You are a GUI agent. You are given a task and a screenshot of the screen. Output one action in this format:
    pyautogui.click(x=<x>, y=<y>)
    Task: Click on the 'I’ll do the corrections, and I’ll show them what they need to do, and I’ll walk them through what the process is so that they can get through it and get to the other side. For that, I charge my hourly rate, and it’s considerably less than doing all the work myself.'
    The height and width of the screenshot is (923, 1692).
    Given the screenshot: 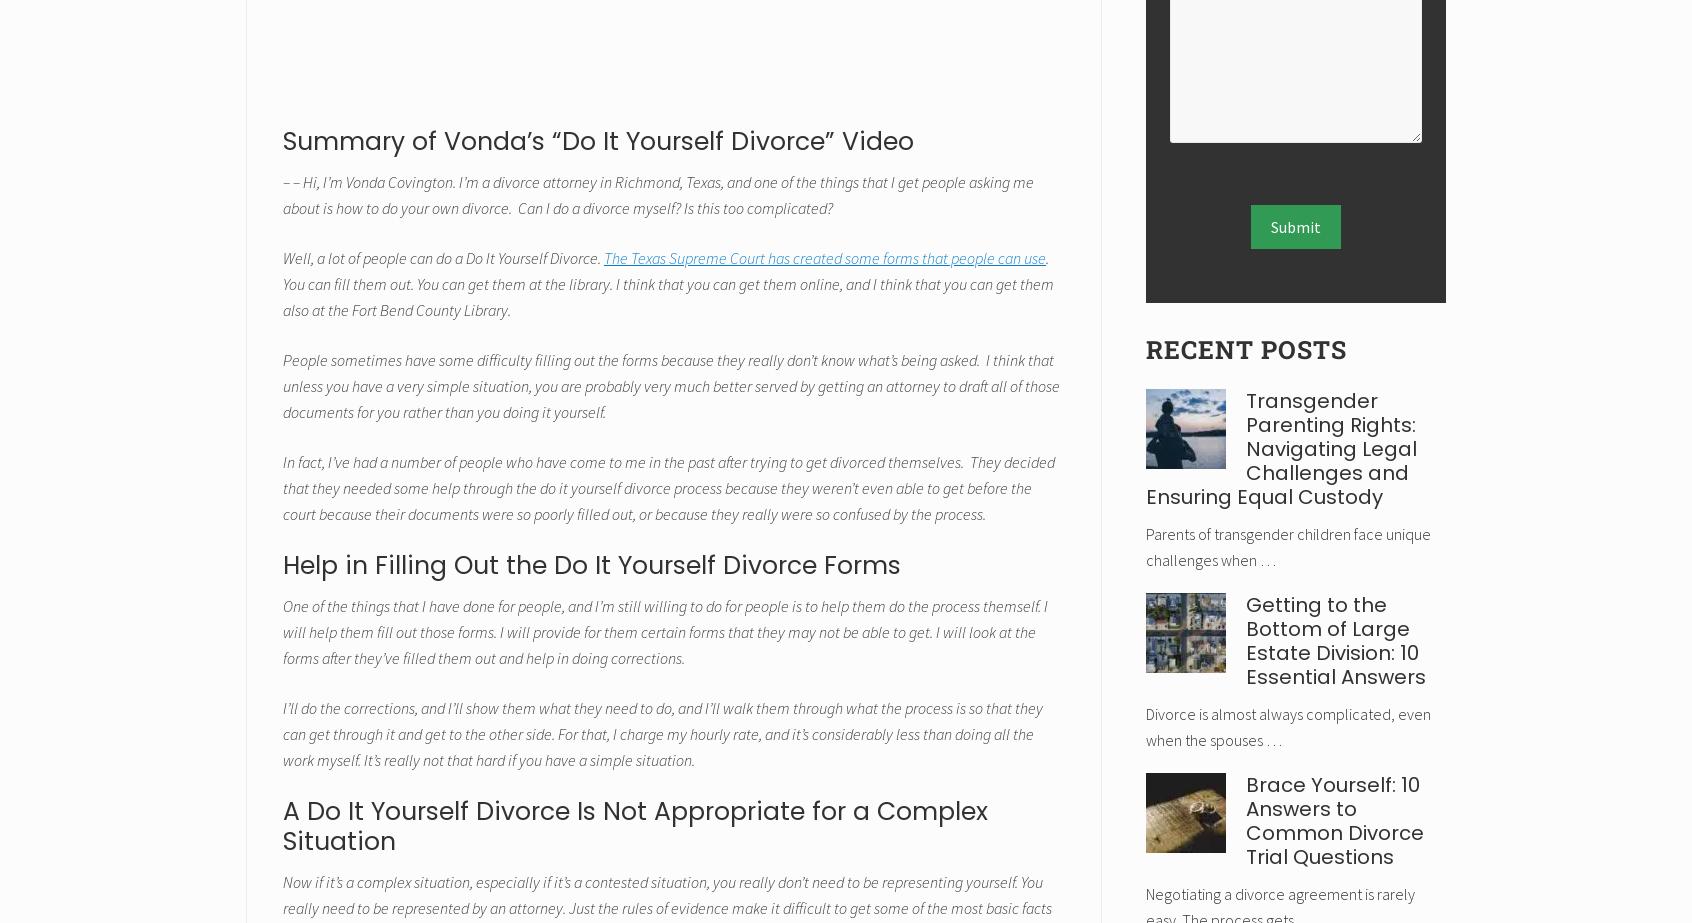 What is the action you would take?
    pyautogui.click(x=662, y=731)
    